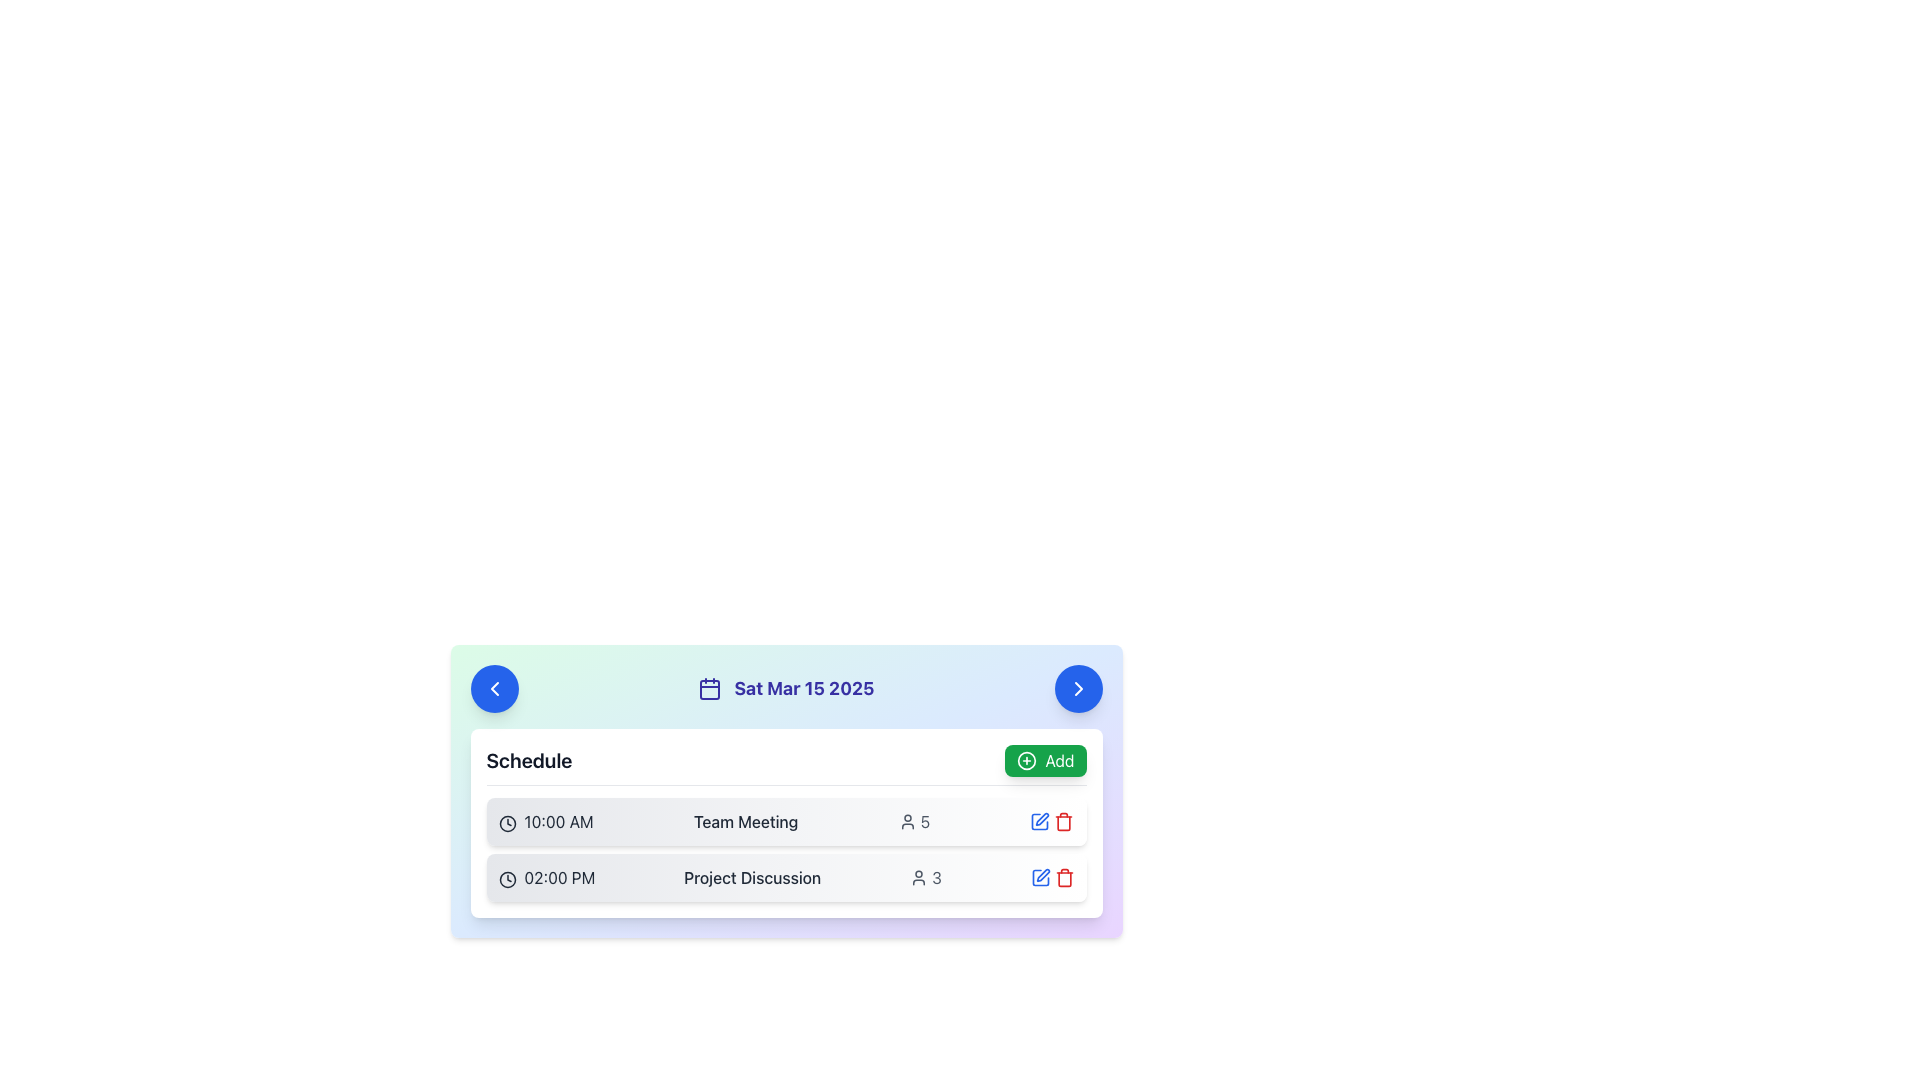  What do you see at coordinates (751, 877) in the screenshot?
I see `text from the Text Label that describes the scheduled event, located to the right of the time label '02:00 PM' in the second row of scheduled events` at bounding box center [751, 877].